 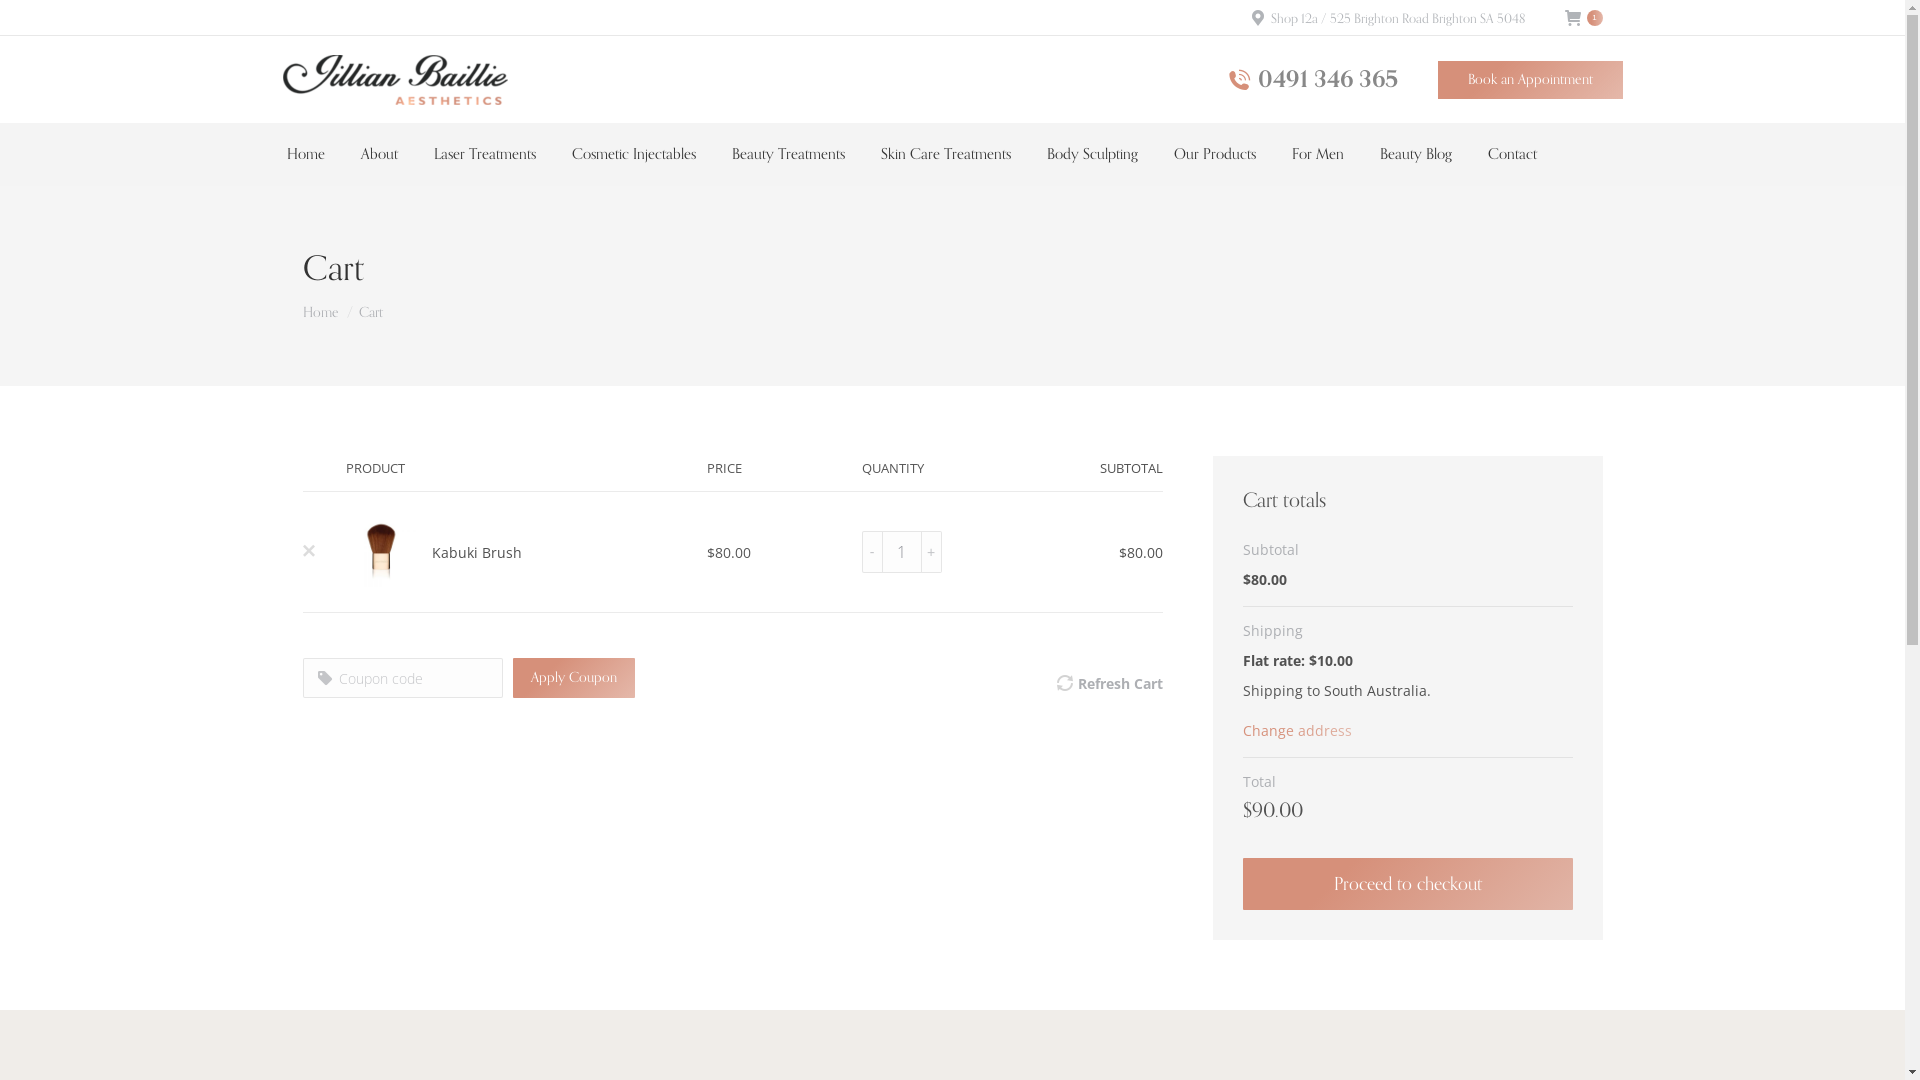 I want to click on 'Beauty Blog', so click(x=1415, y=153).